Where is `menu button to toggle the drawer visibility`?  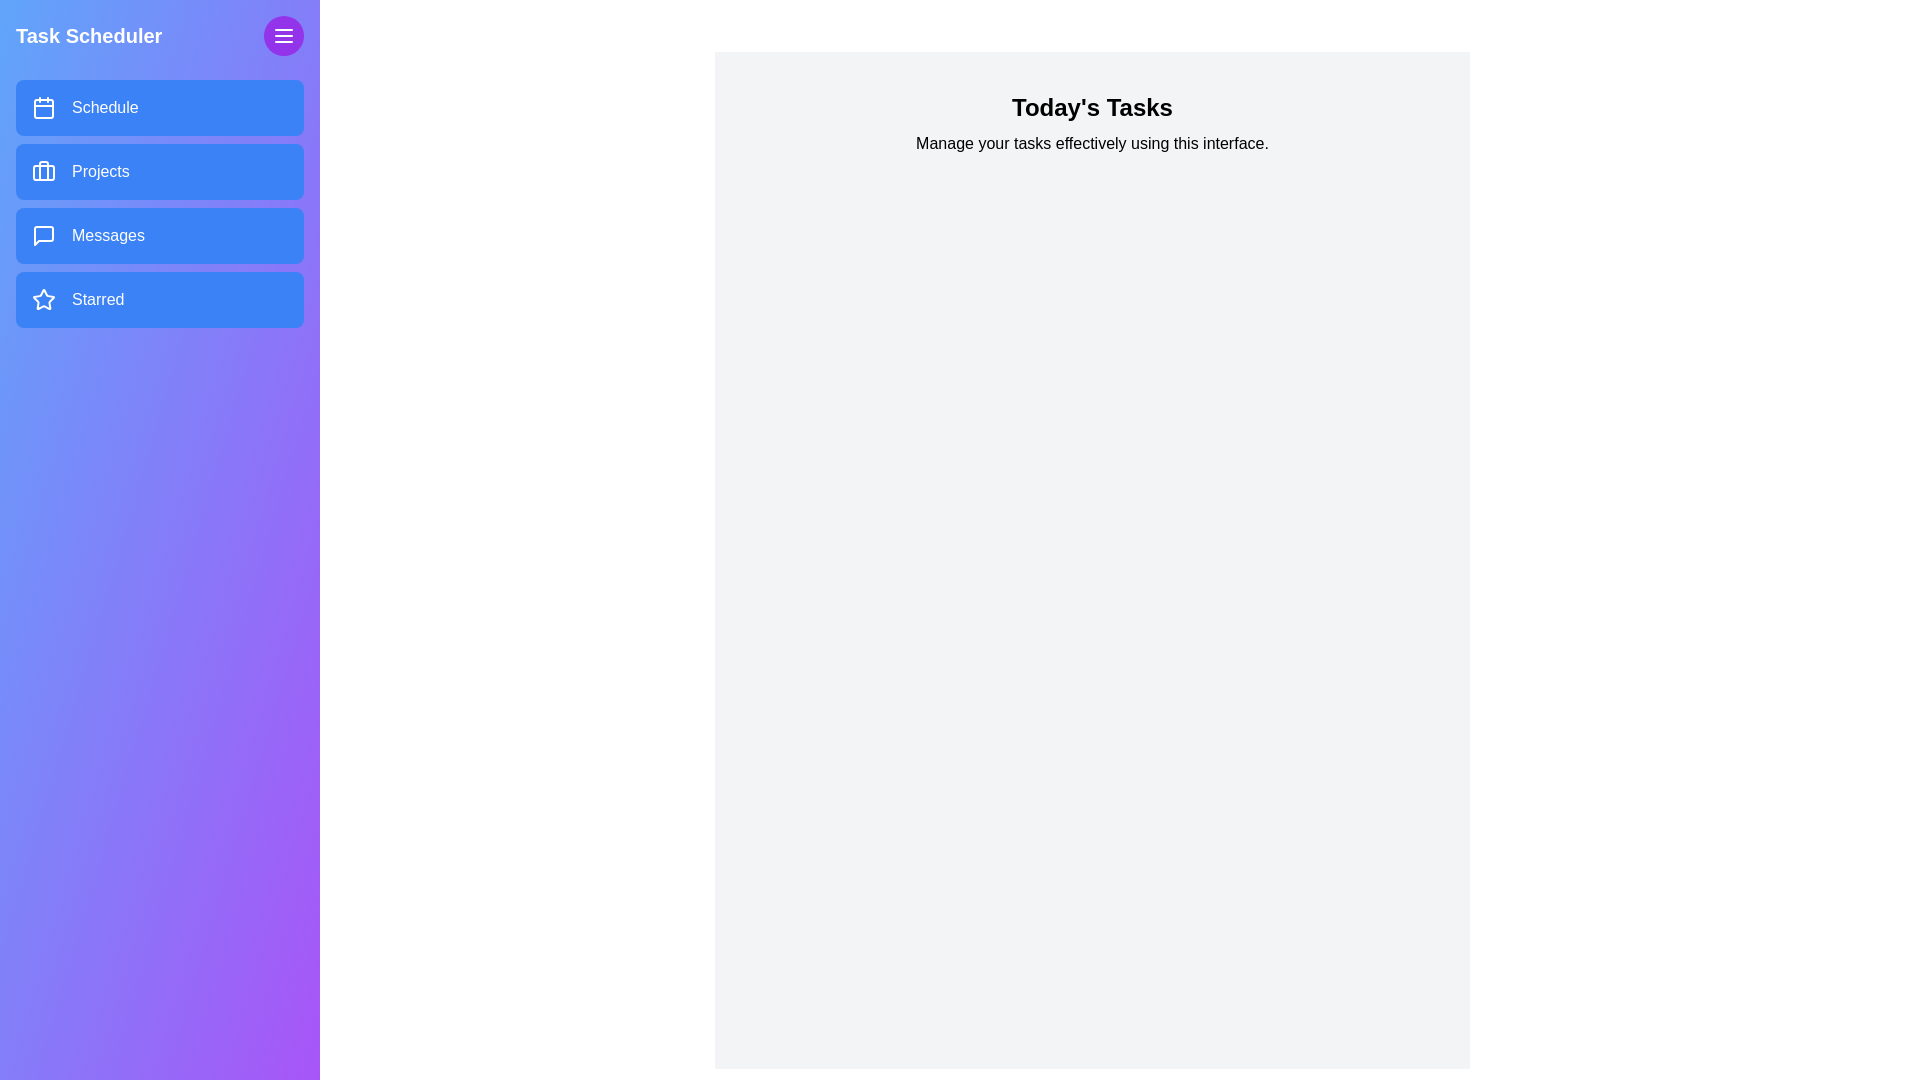
menu button to toggle the drawer visibility is located at coordinates (282, 35).